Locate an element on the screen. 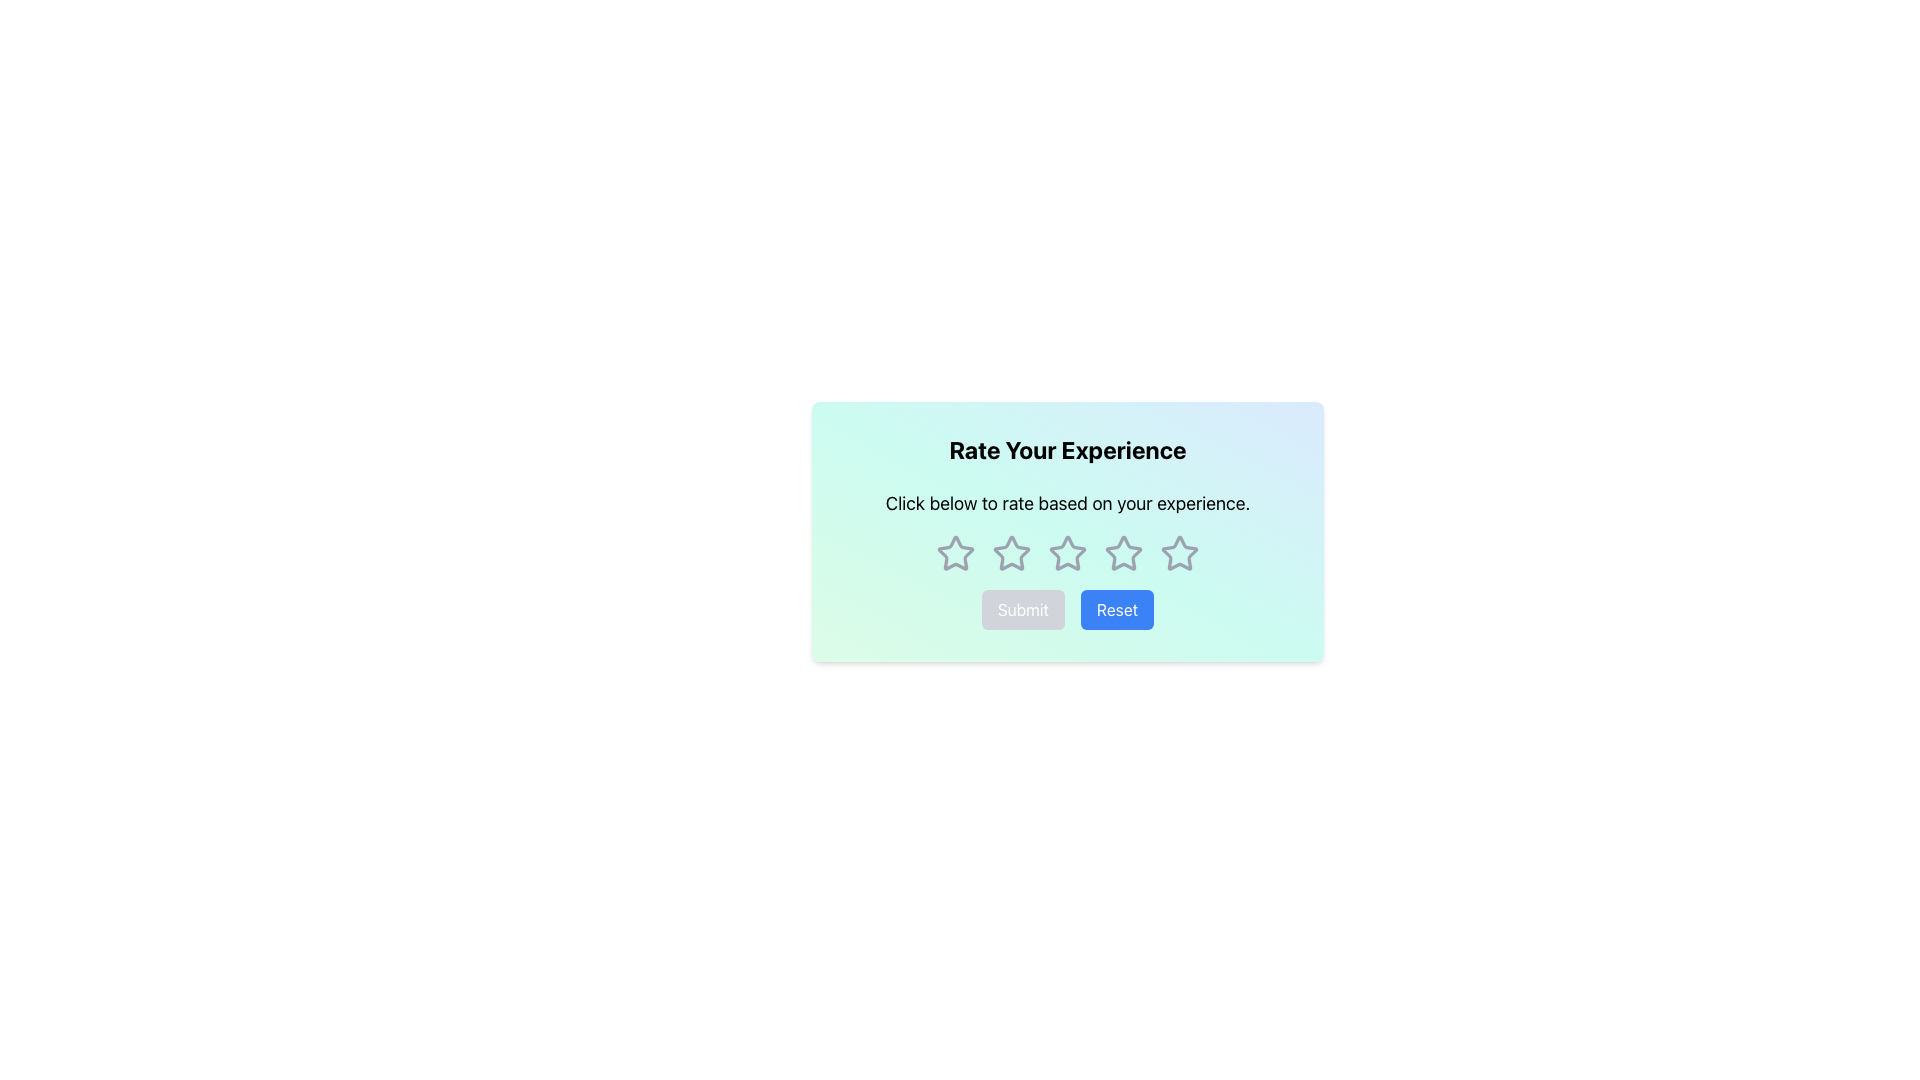 The image size is (1920, 1080). the static text heading that serves as the title of the section, which is positioned at the top of a centered card layout is located at coordinates (1067, 450).